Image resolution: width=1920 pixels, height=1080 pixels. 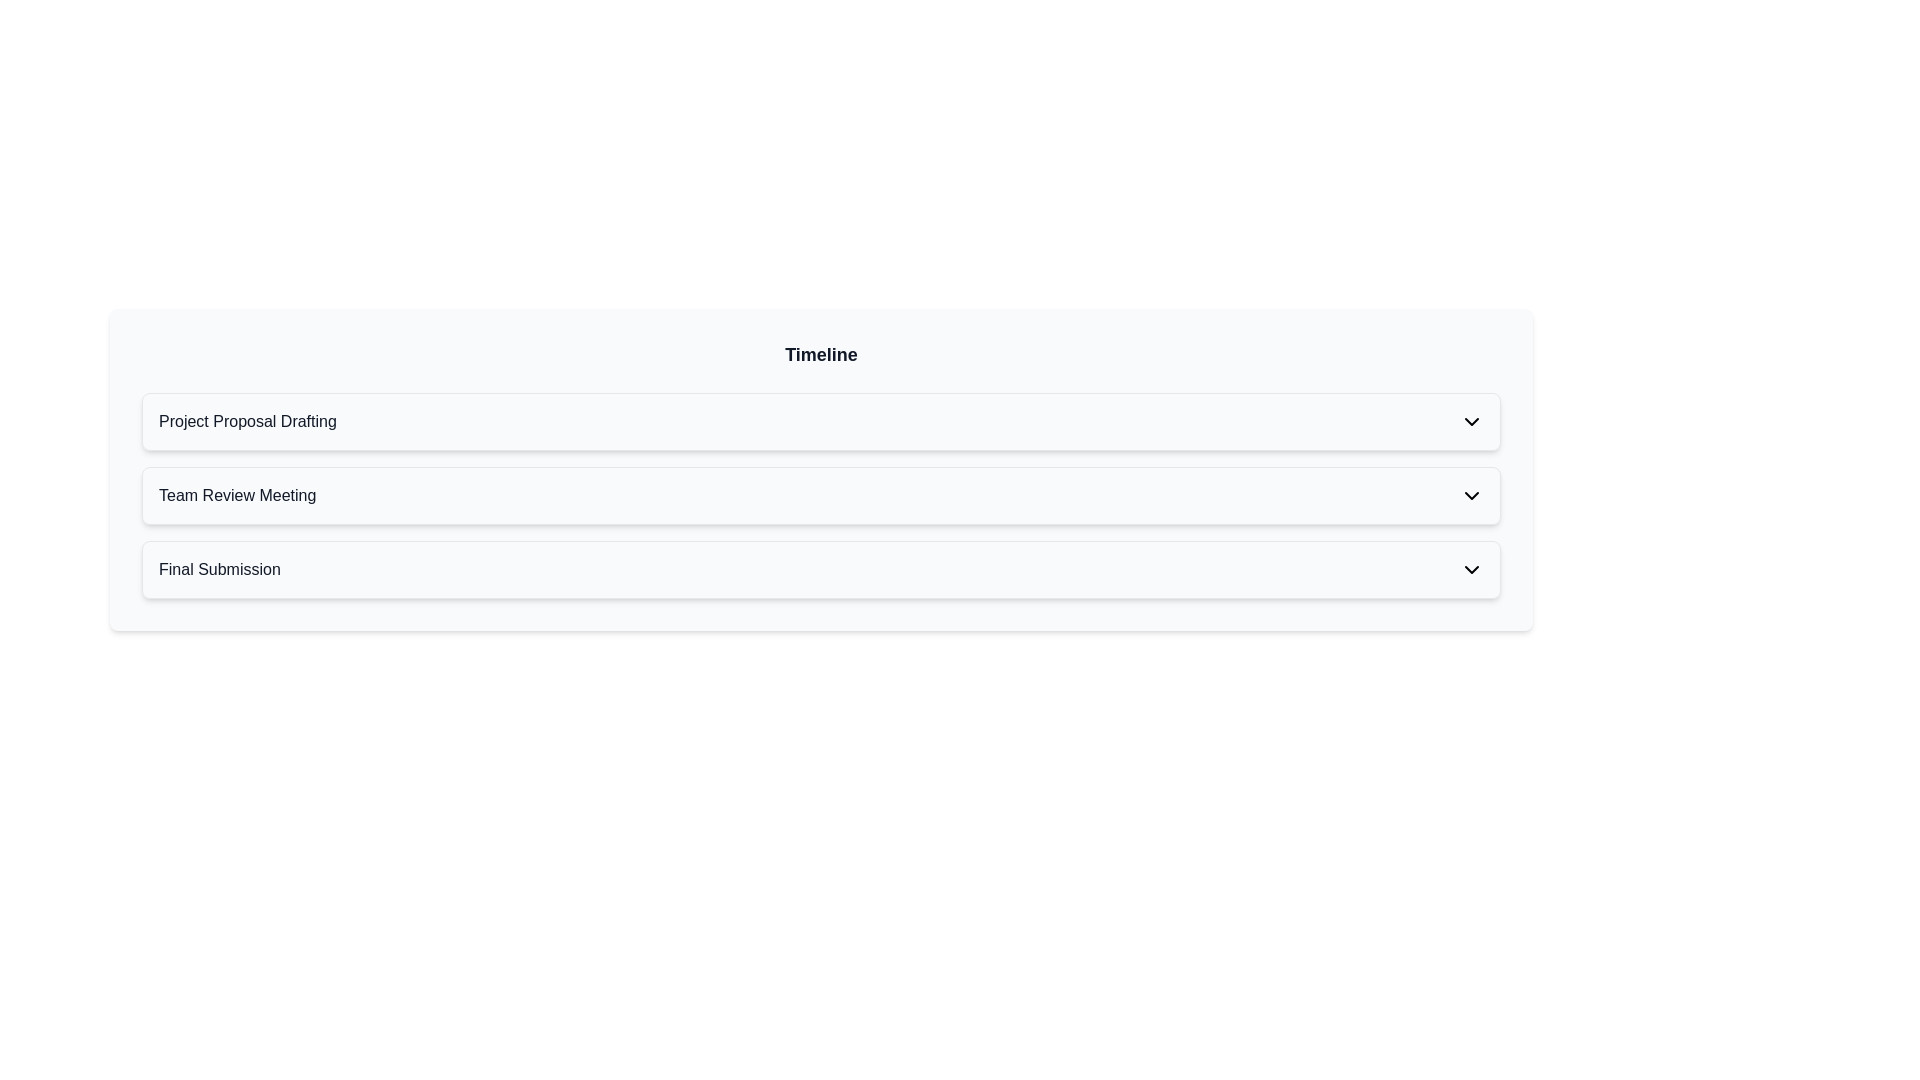 I want to click on the downward-facing arrow icon located at the far right of the row labeled 'Final Submission', so click(x=1472, y=570).